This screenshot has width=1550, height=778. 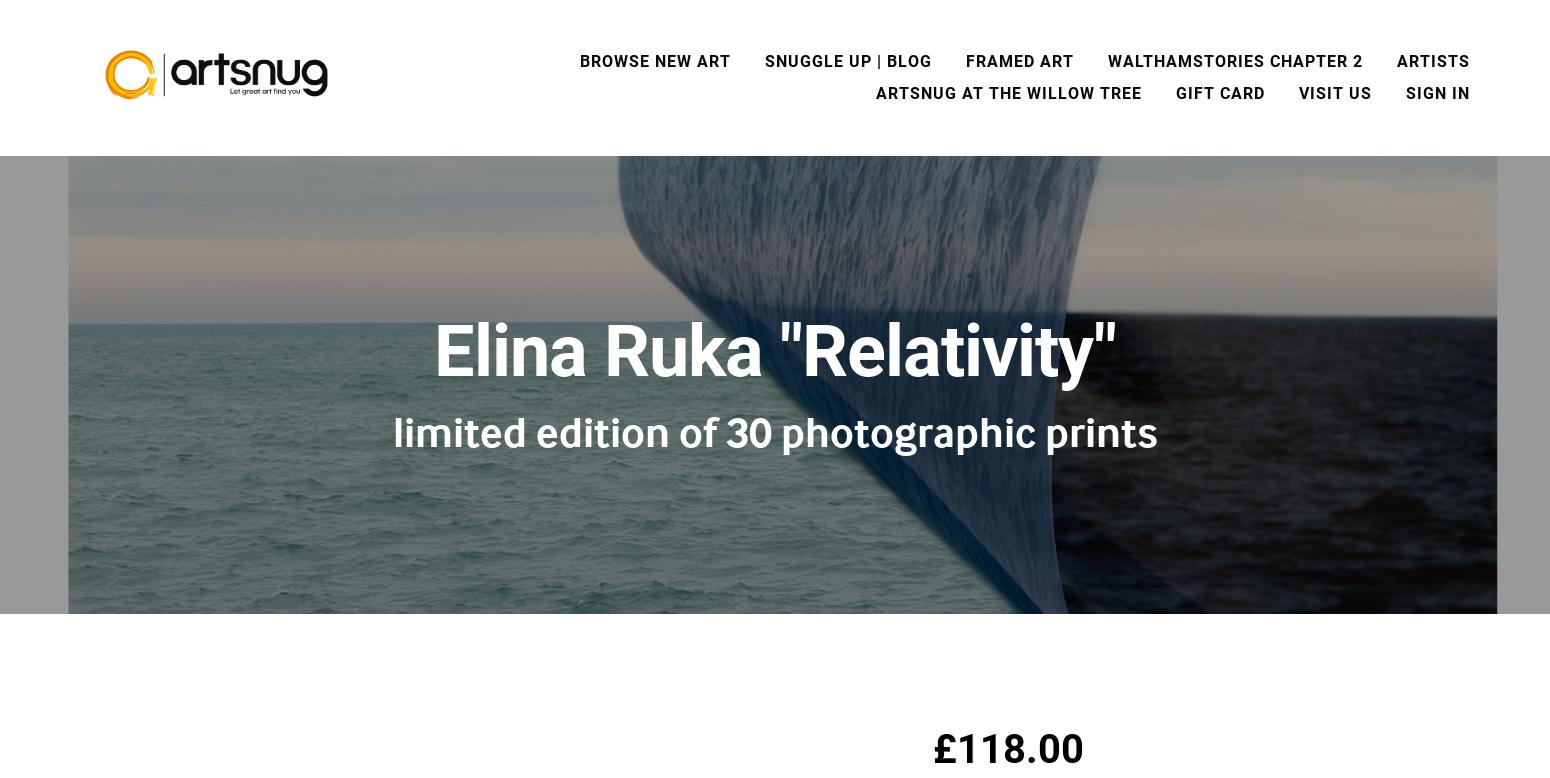 I want to click on 'Snuggle Up | Blog', so click(x=847, y=61).